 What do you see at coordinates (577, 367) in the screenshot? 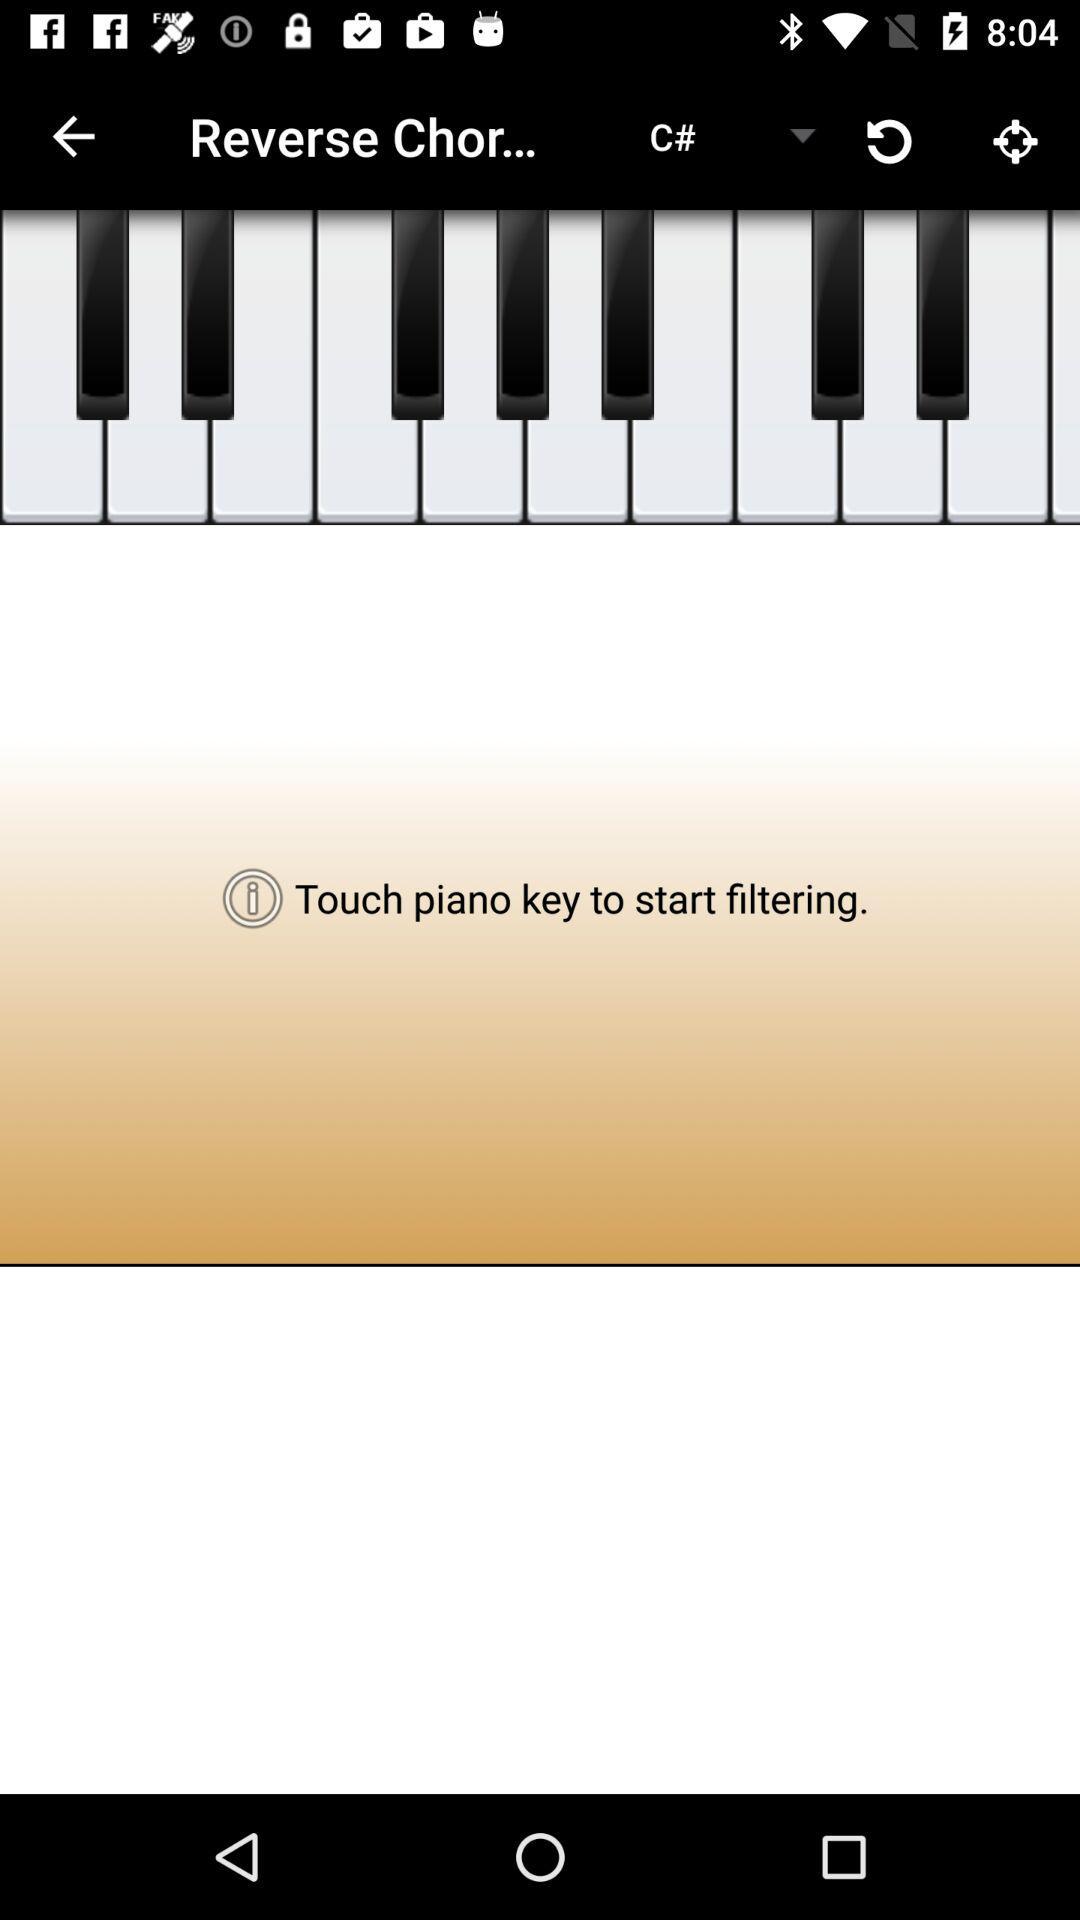
I see `the icon above the touch piano key` at bounding box center [577, 367].